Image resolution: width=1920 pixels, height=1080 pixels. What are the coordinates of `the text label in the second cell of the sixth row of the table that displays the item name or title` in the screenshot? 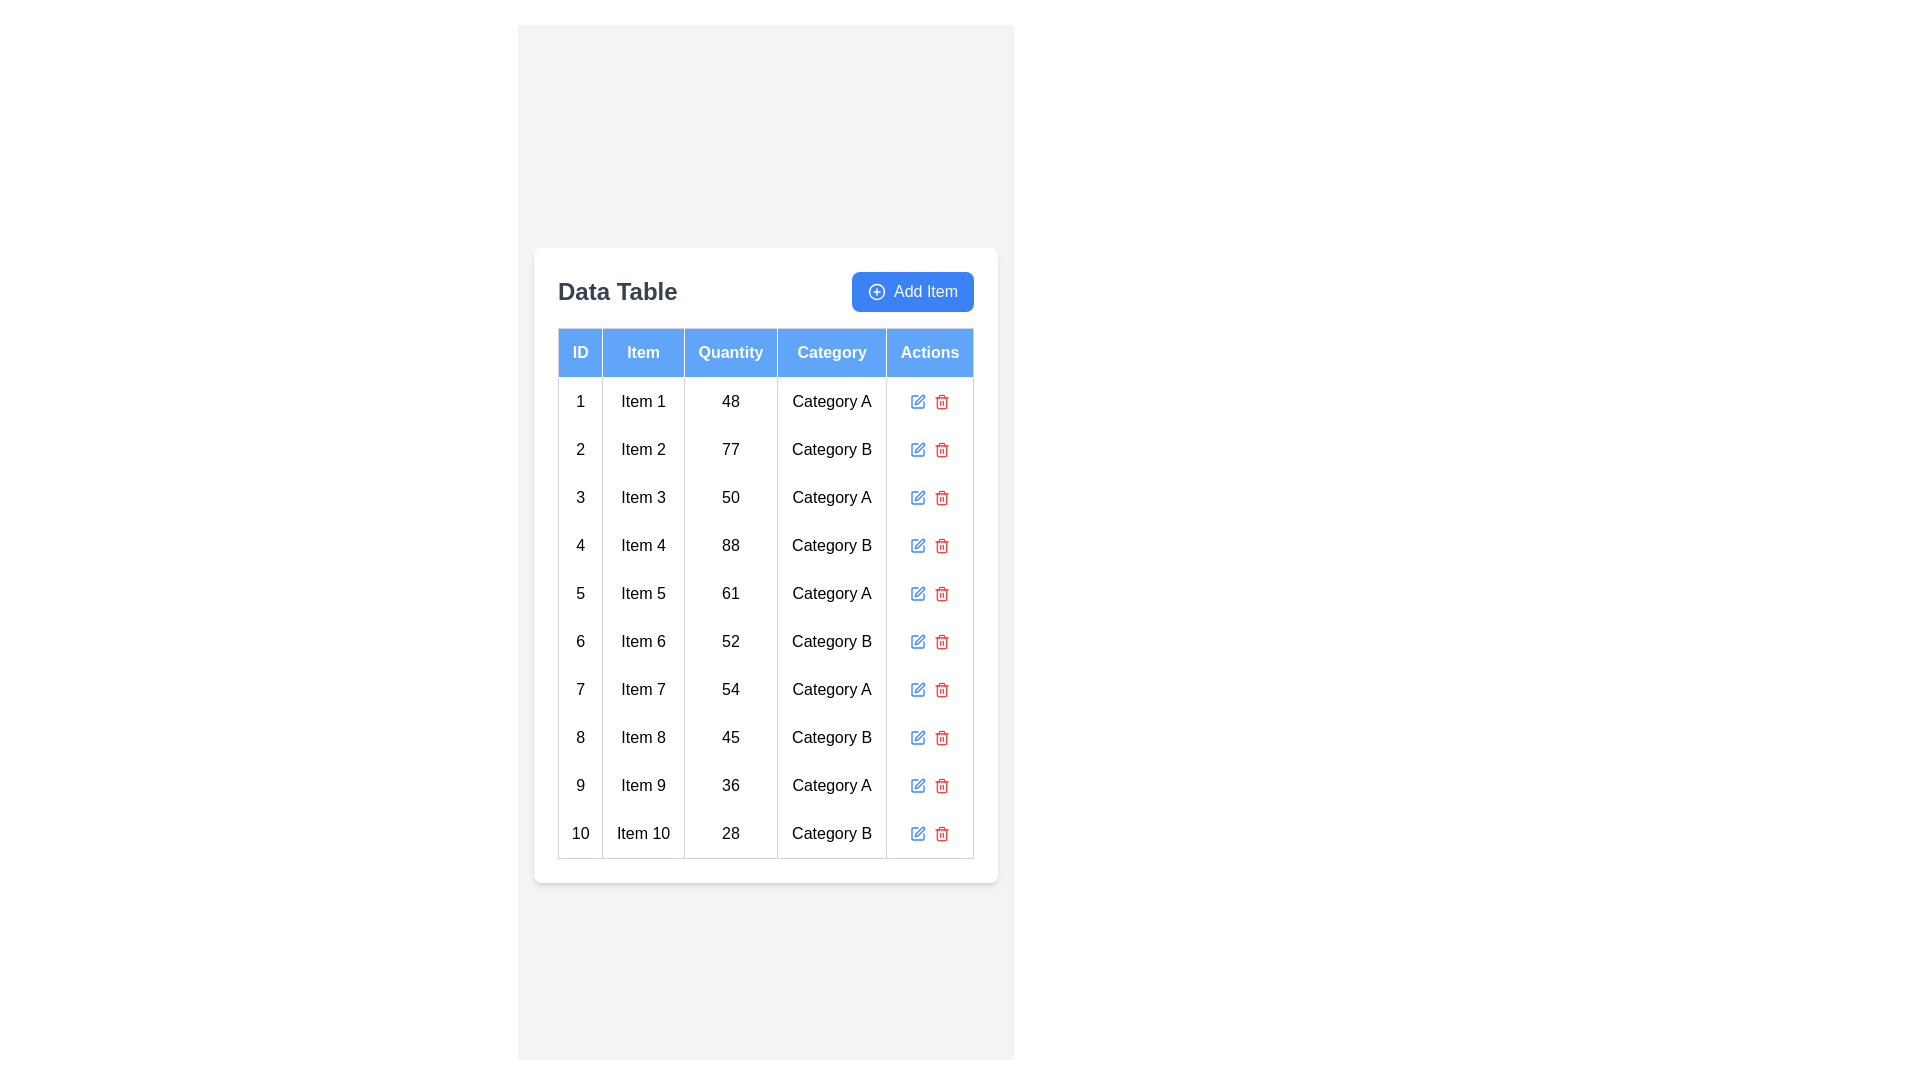 It's located at (643, 641).